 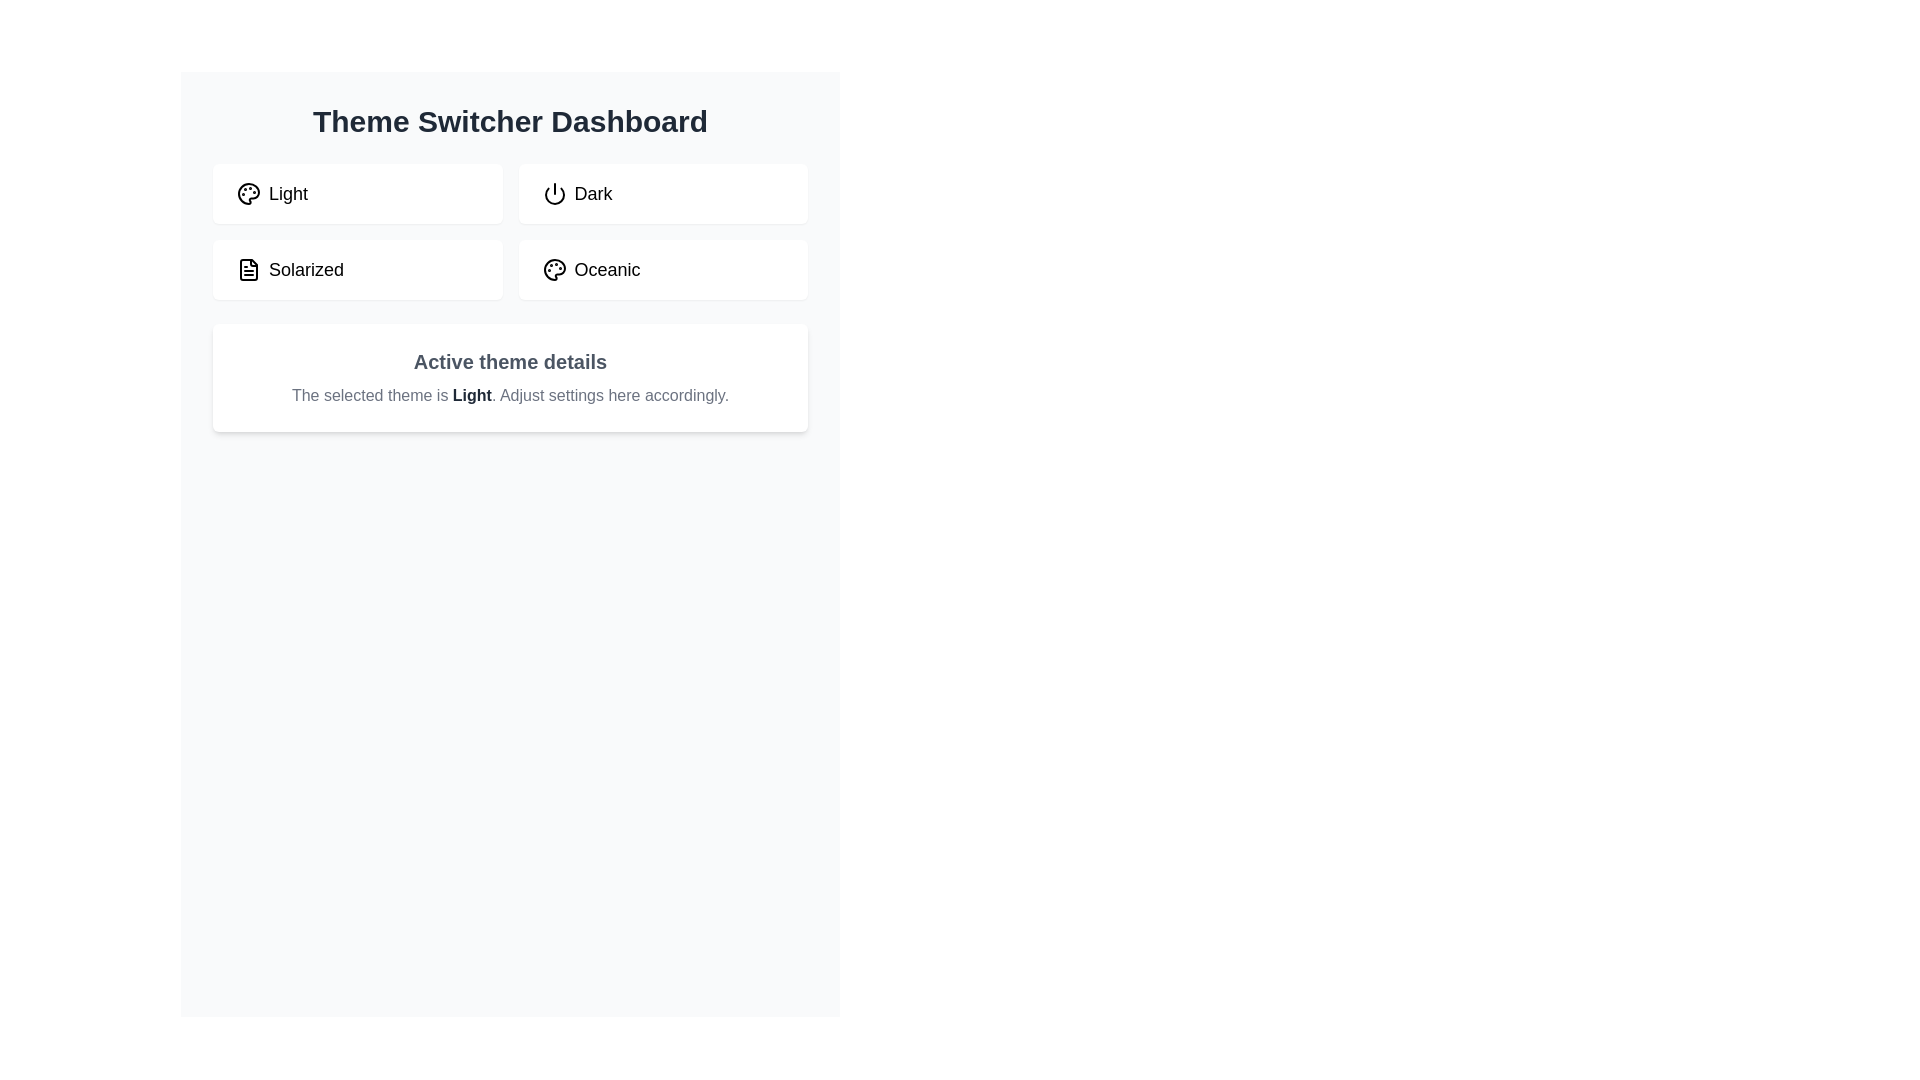 What do you see at coordinates (554, 193) in the screenshot?
I see `the power activation icon within the 'Dark' button in the theme options` at bounding box center [554, 193].